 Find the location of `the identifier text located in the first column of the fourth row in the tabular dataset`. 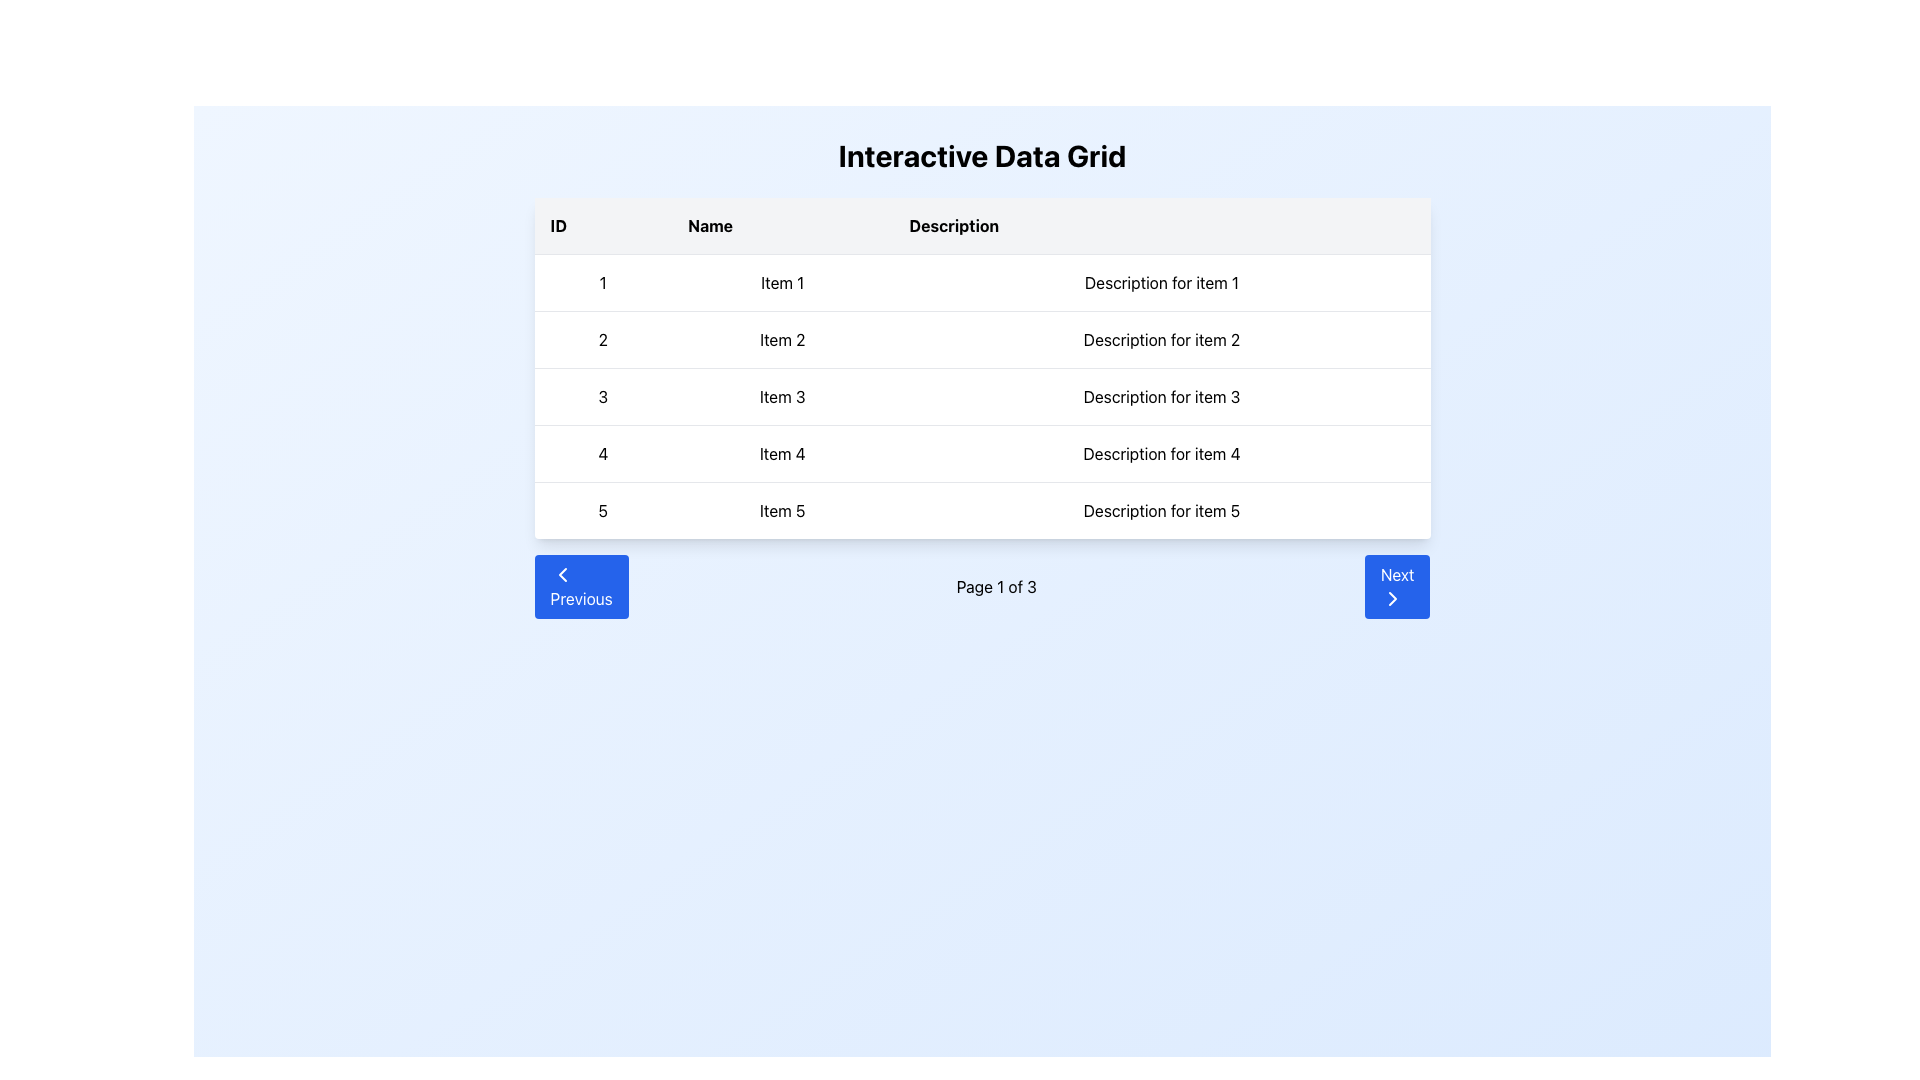

the identifier text located in the first column of the fourth row in the tabular dataset is located at coordinates (602, 454).